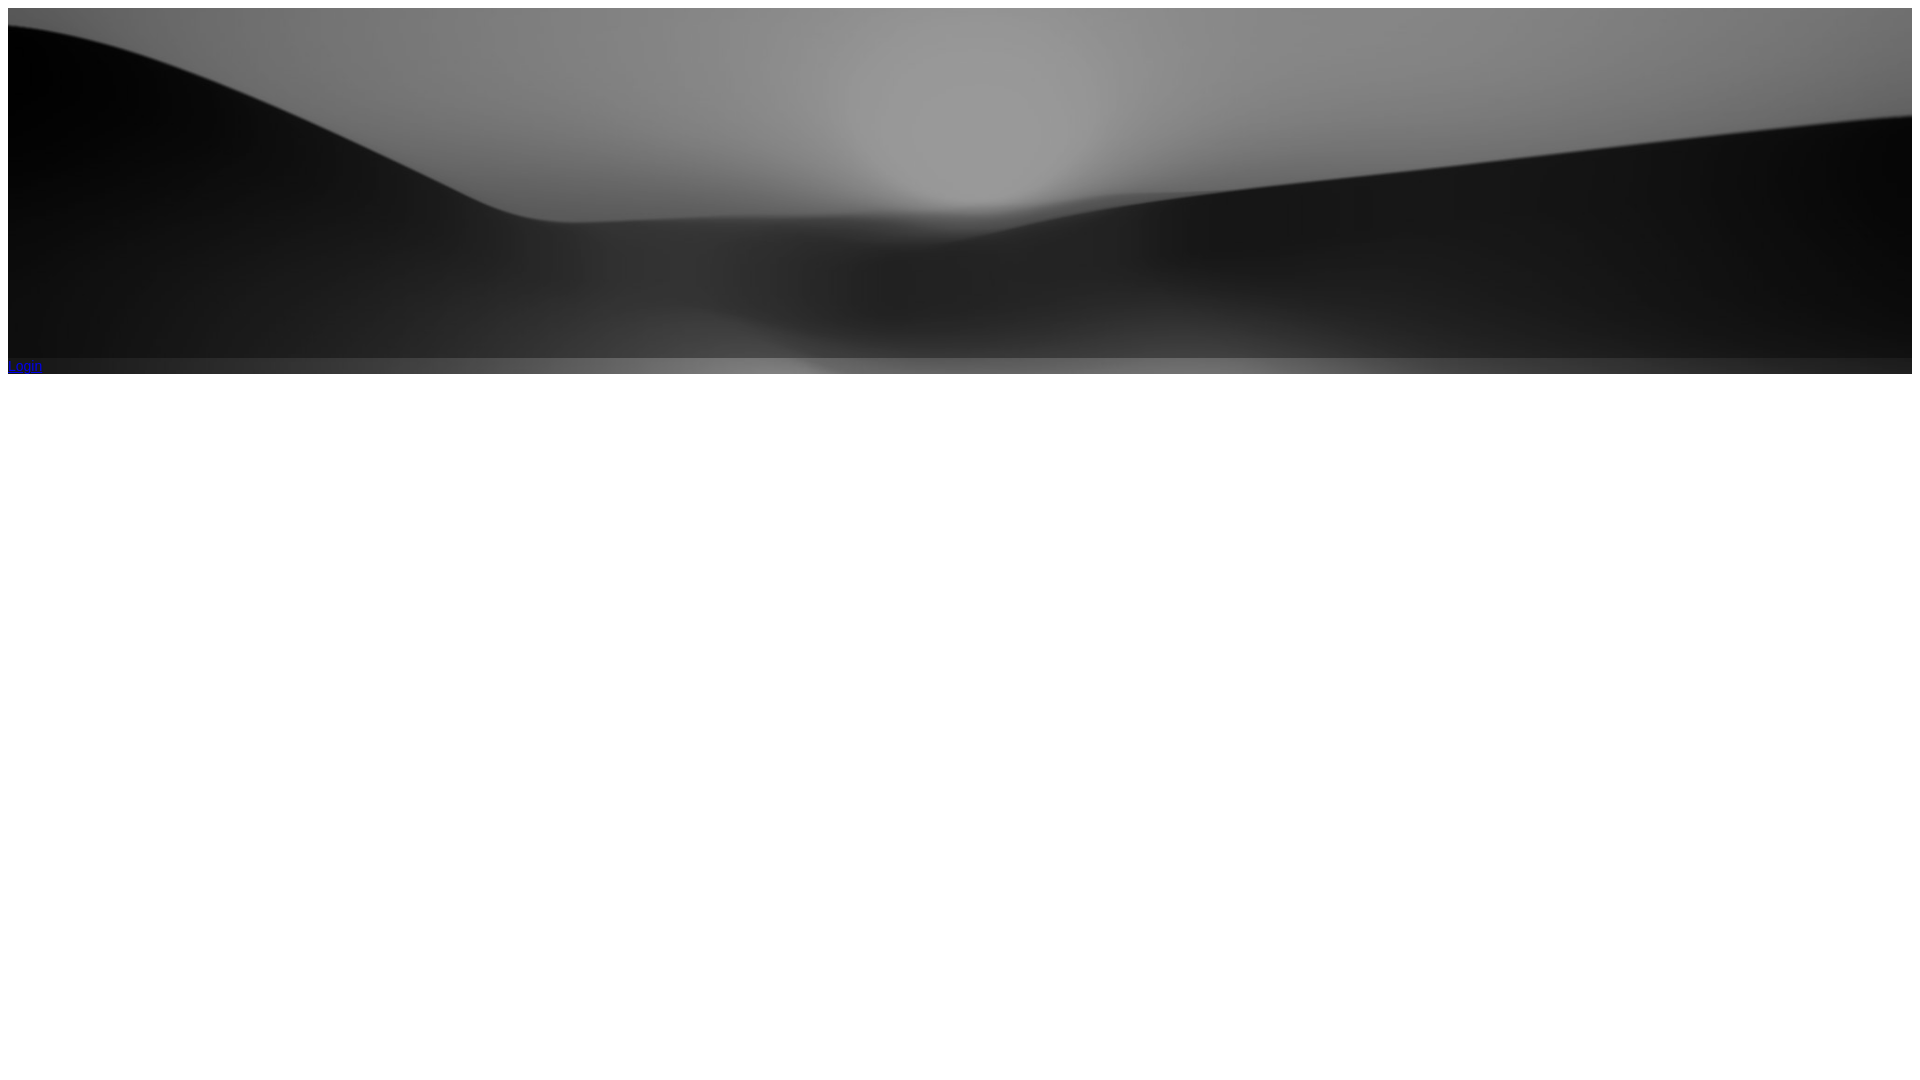 This screenshot has height=1080, width=1920. Describe the element at coordinates (24, 366) in the screenshot. I see `'Login'` at that location.